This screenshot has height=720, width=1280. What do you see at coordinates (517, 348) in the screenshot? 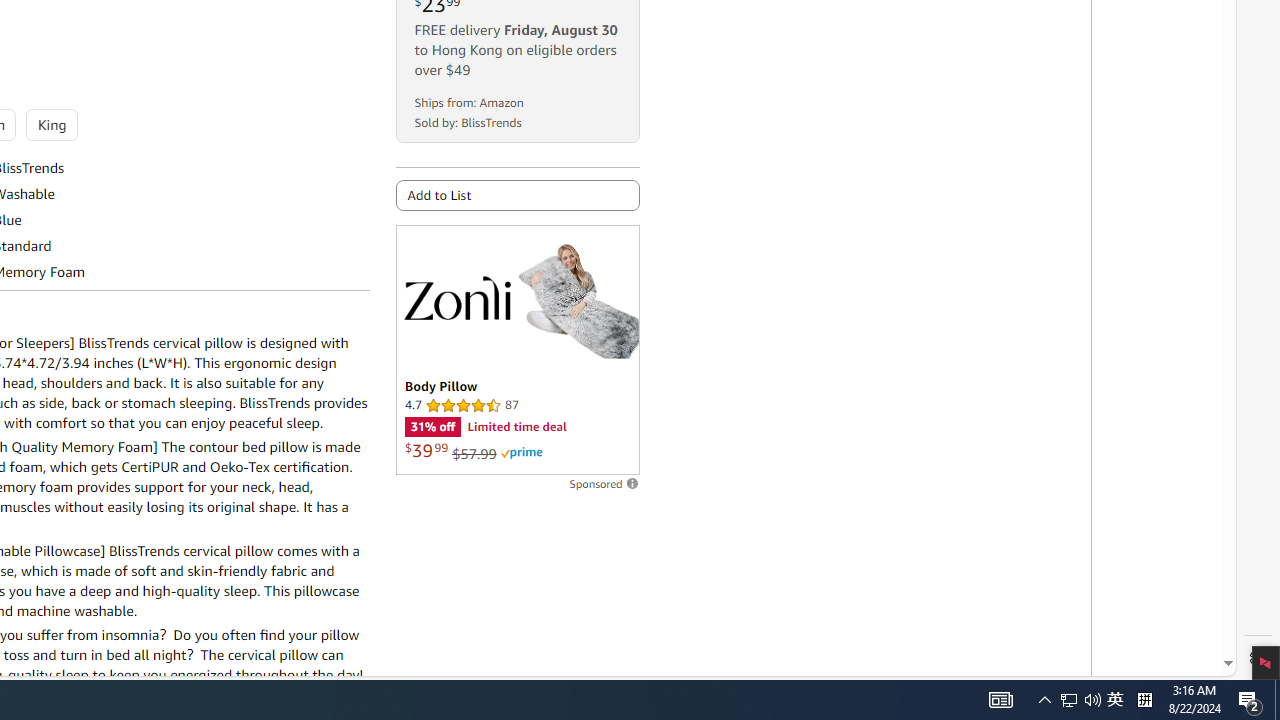
I see `'Sponsored ad'` at bounding box center [517, 348].